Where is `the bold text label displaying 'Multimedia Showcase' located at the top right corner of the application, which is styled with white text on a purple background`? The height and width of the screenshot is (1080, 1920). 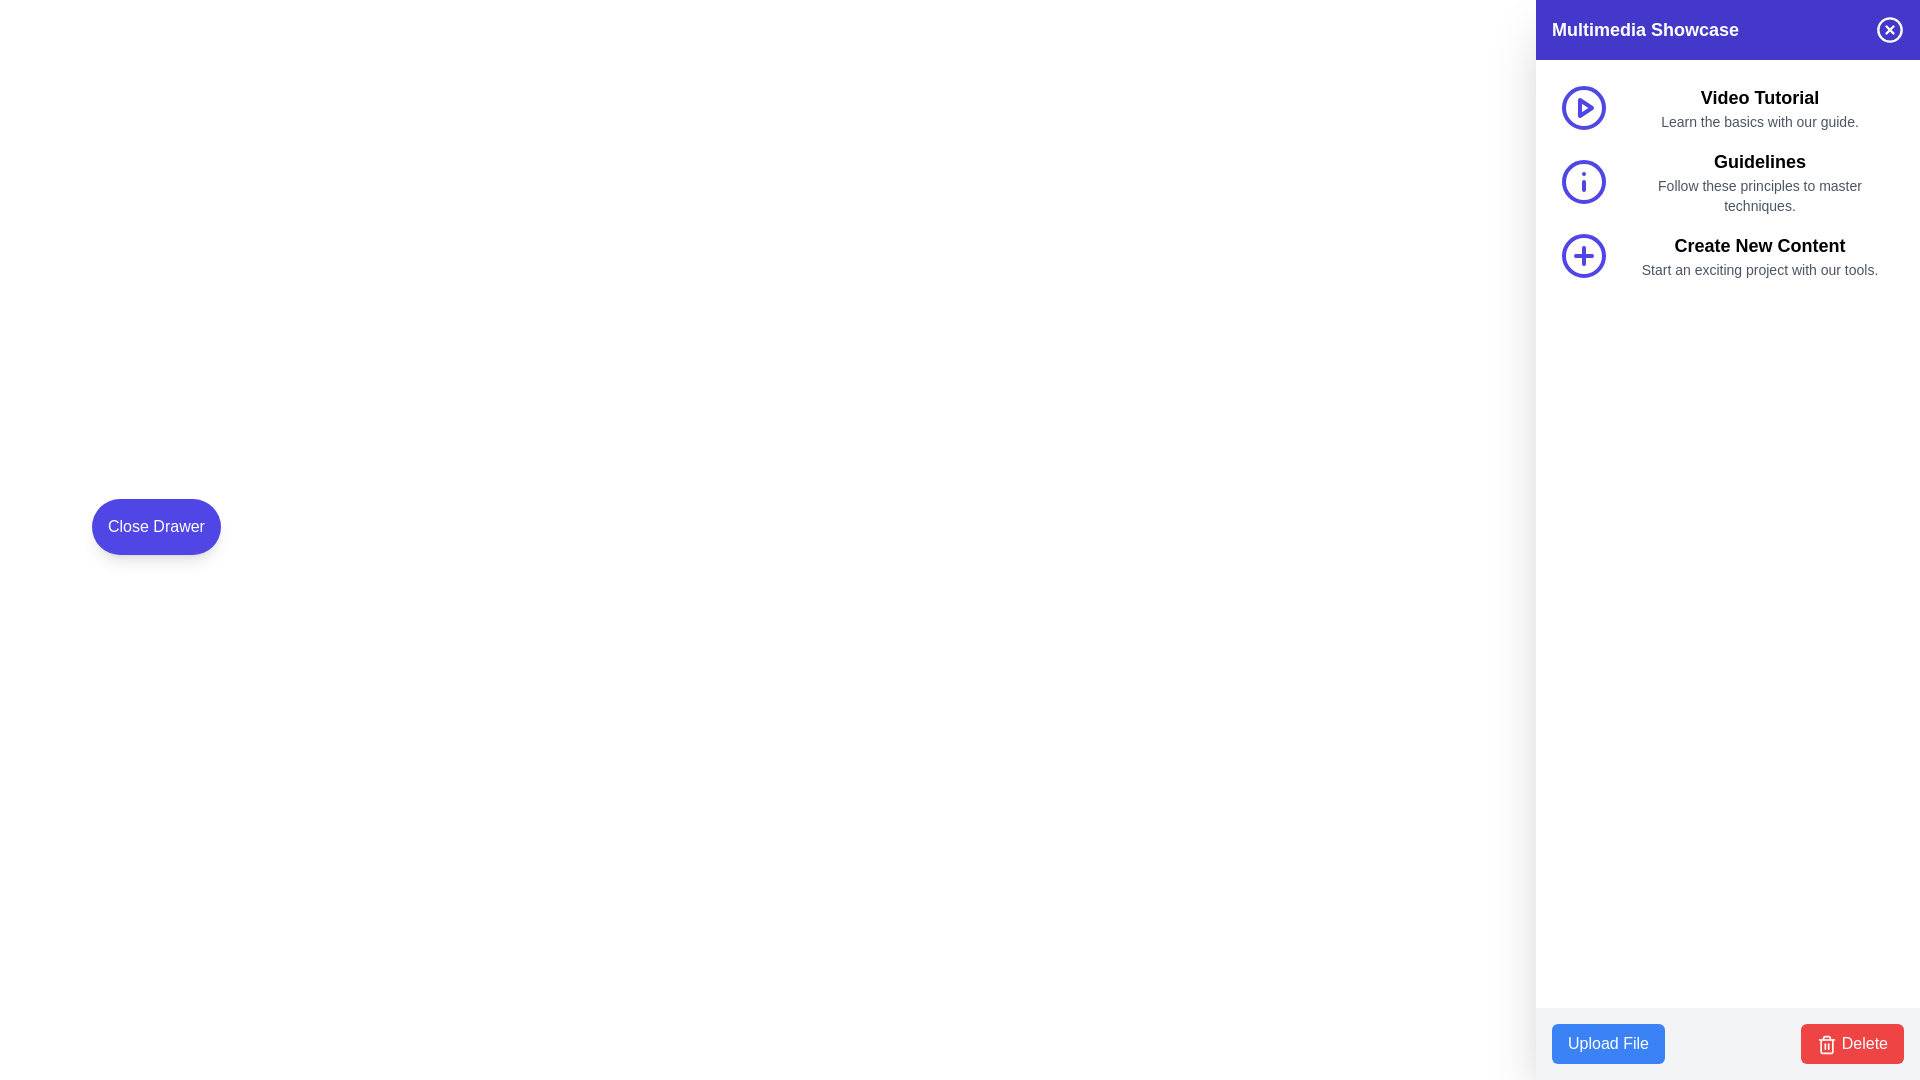
the bold text label displaying 'Multimedia Showcase' located at the top right corner of the application, which is styled with white text on a purple background is located at coordinates (1645, 30).